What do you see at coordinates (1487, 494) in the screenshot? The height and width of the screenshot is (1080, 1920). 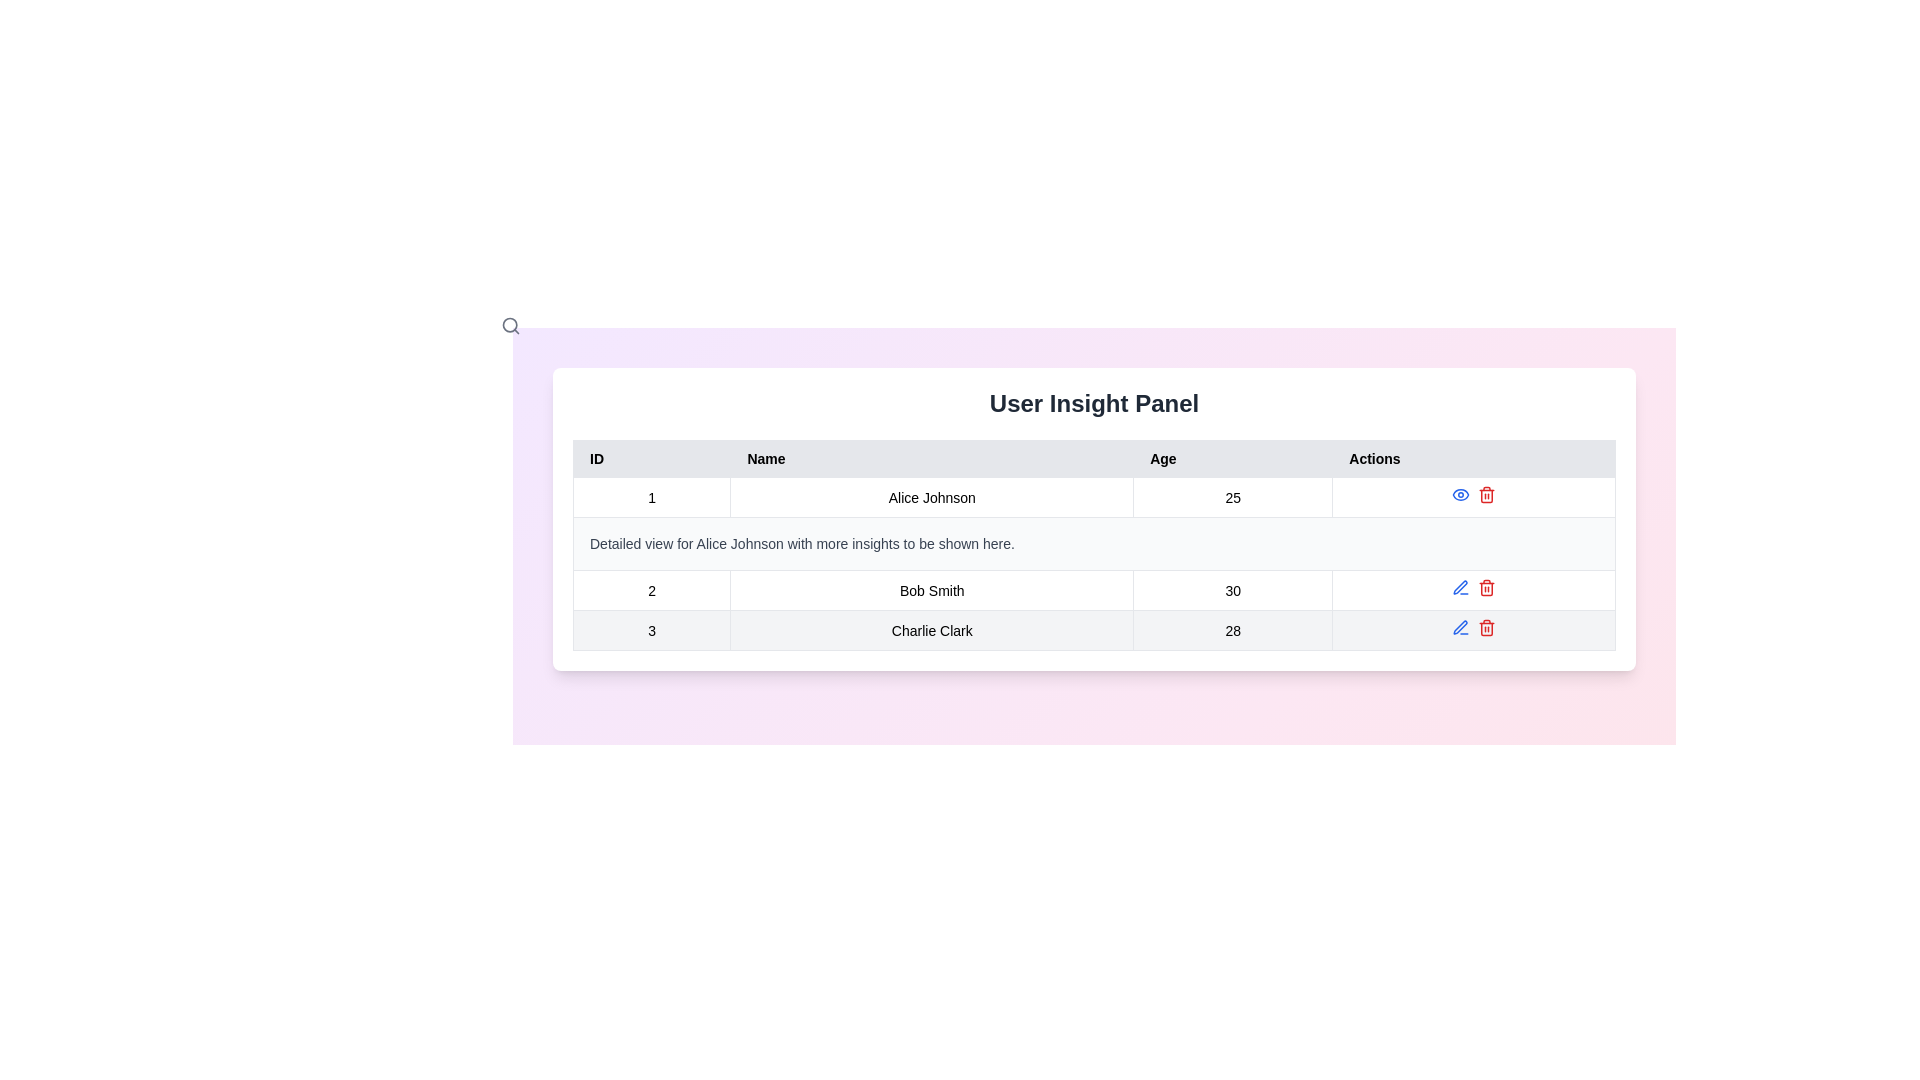 I see `the red trash bin icon located in the topmost row of the table under the 'Actions' column, which corresponds to the row related to 'Alice Johnson'` at bounding box center [1487, 494].